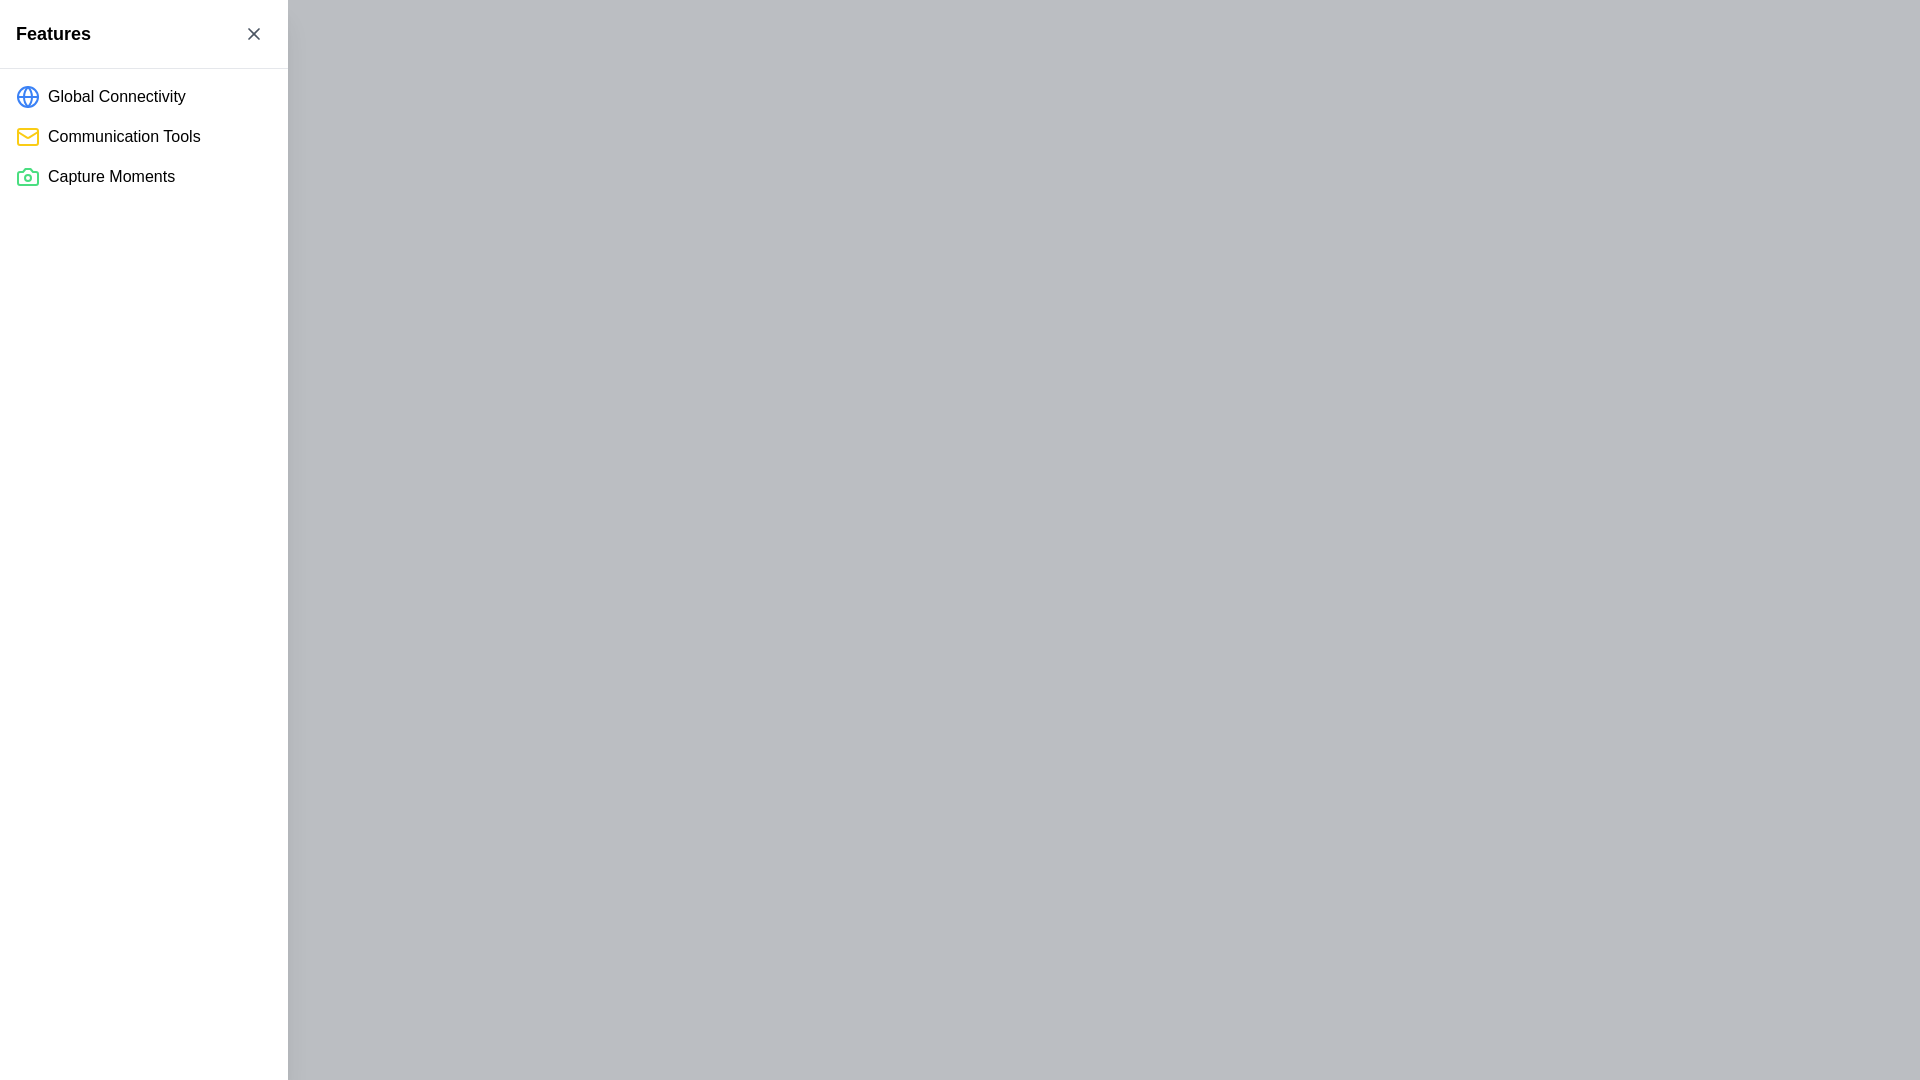 The height and width of the screenshot is (1080, 1920). What do you see at coordinates (28, 176) in the screenshot?
I see `the camera icon that represents the functionality to capture pictures or videos, located to the left of the 'Capture Moments' label` at bounding box center [28, 176].